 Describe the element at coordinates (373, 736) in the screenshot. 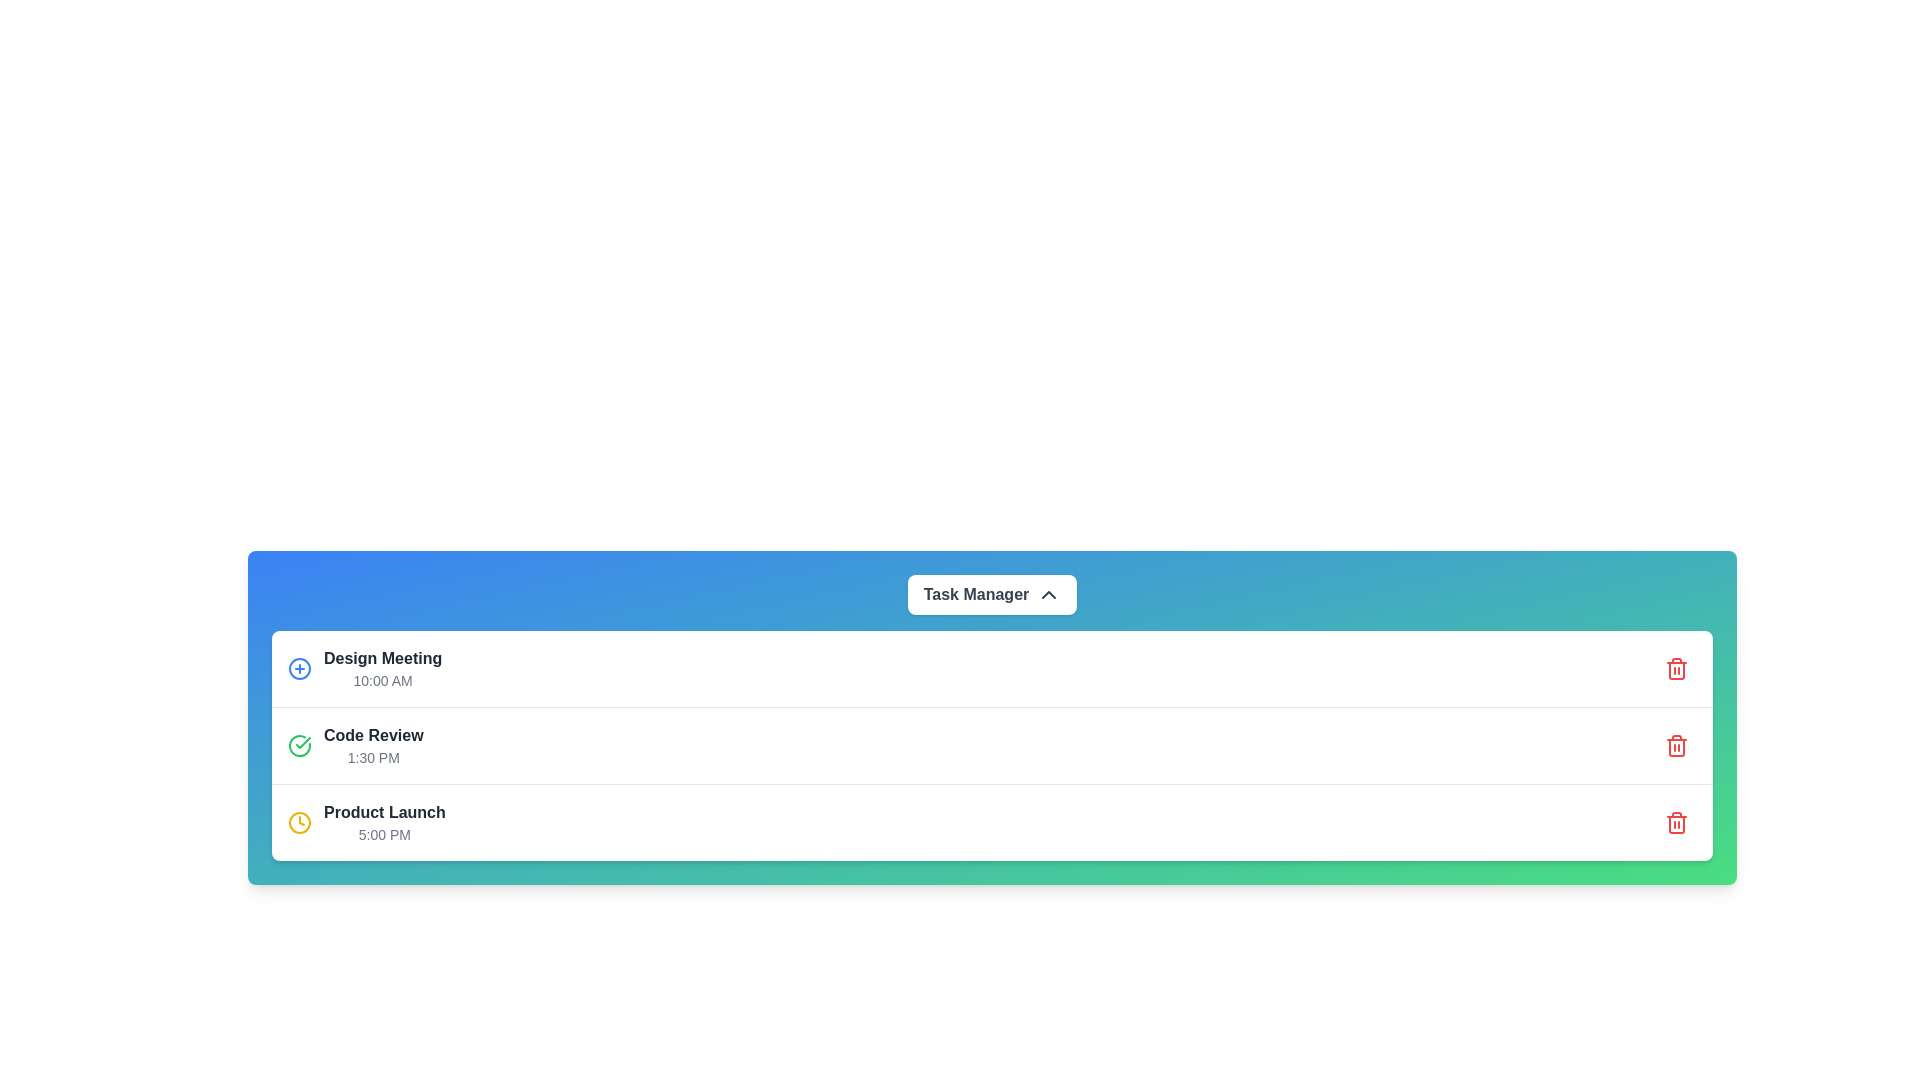

I see `text label for the task named 'Code Review' located in the 'Task Manager' interface, positioned above the '1:30 PM' timestamp` at that location.